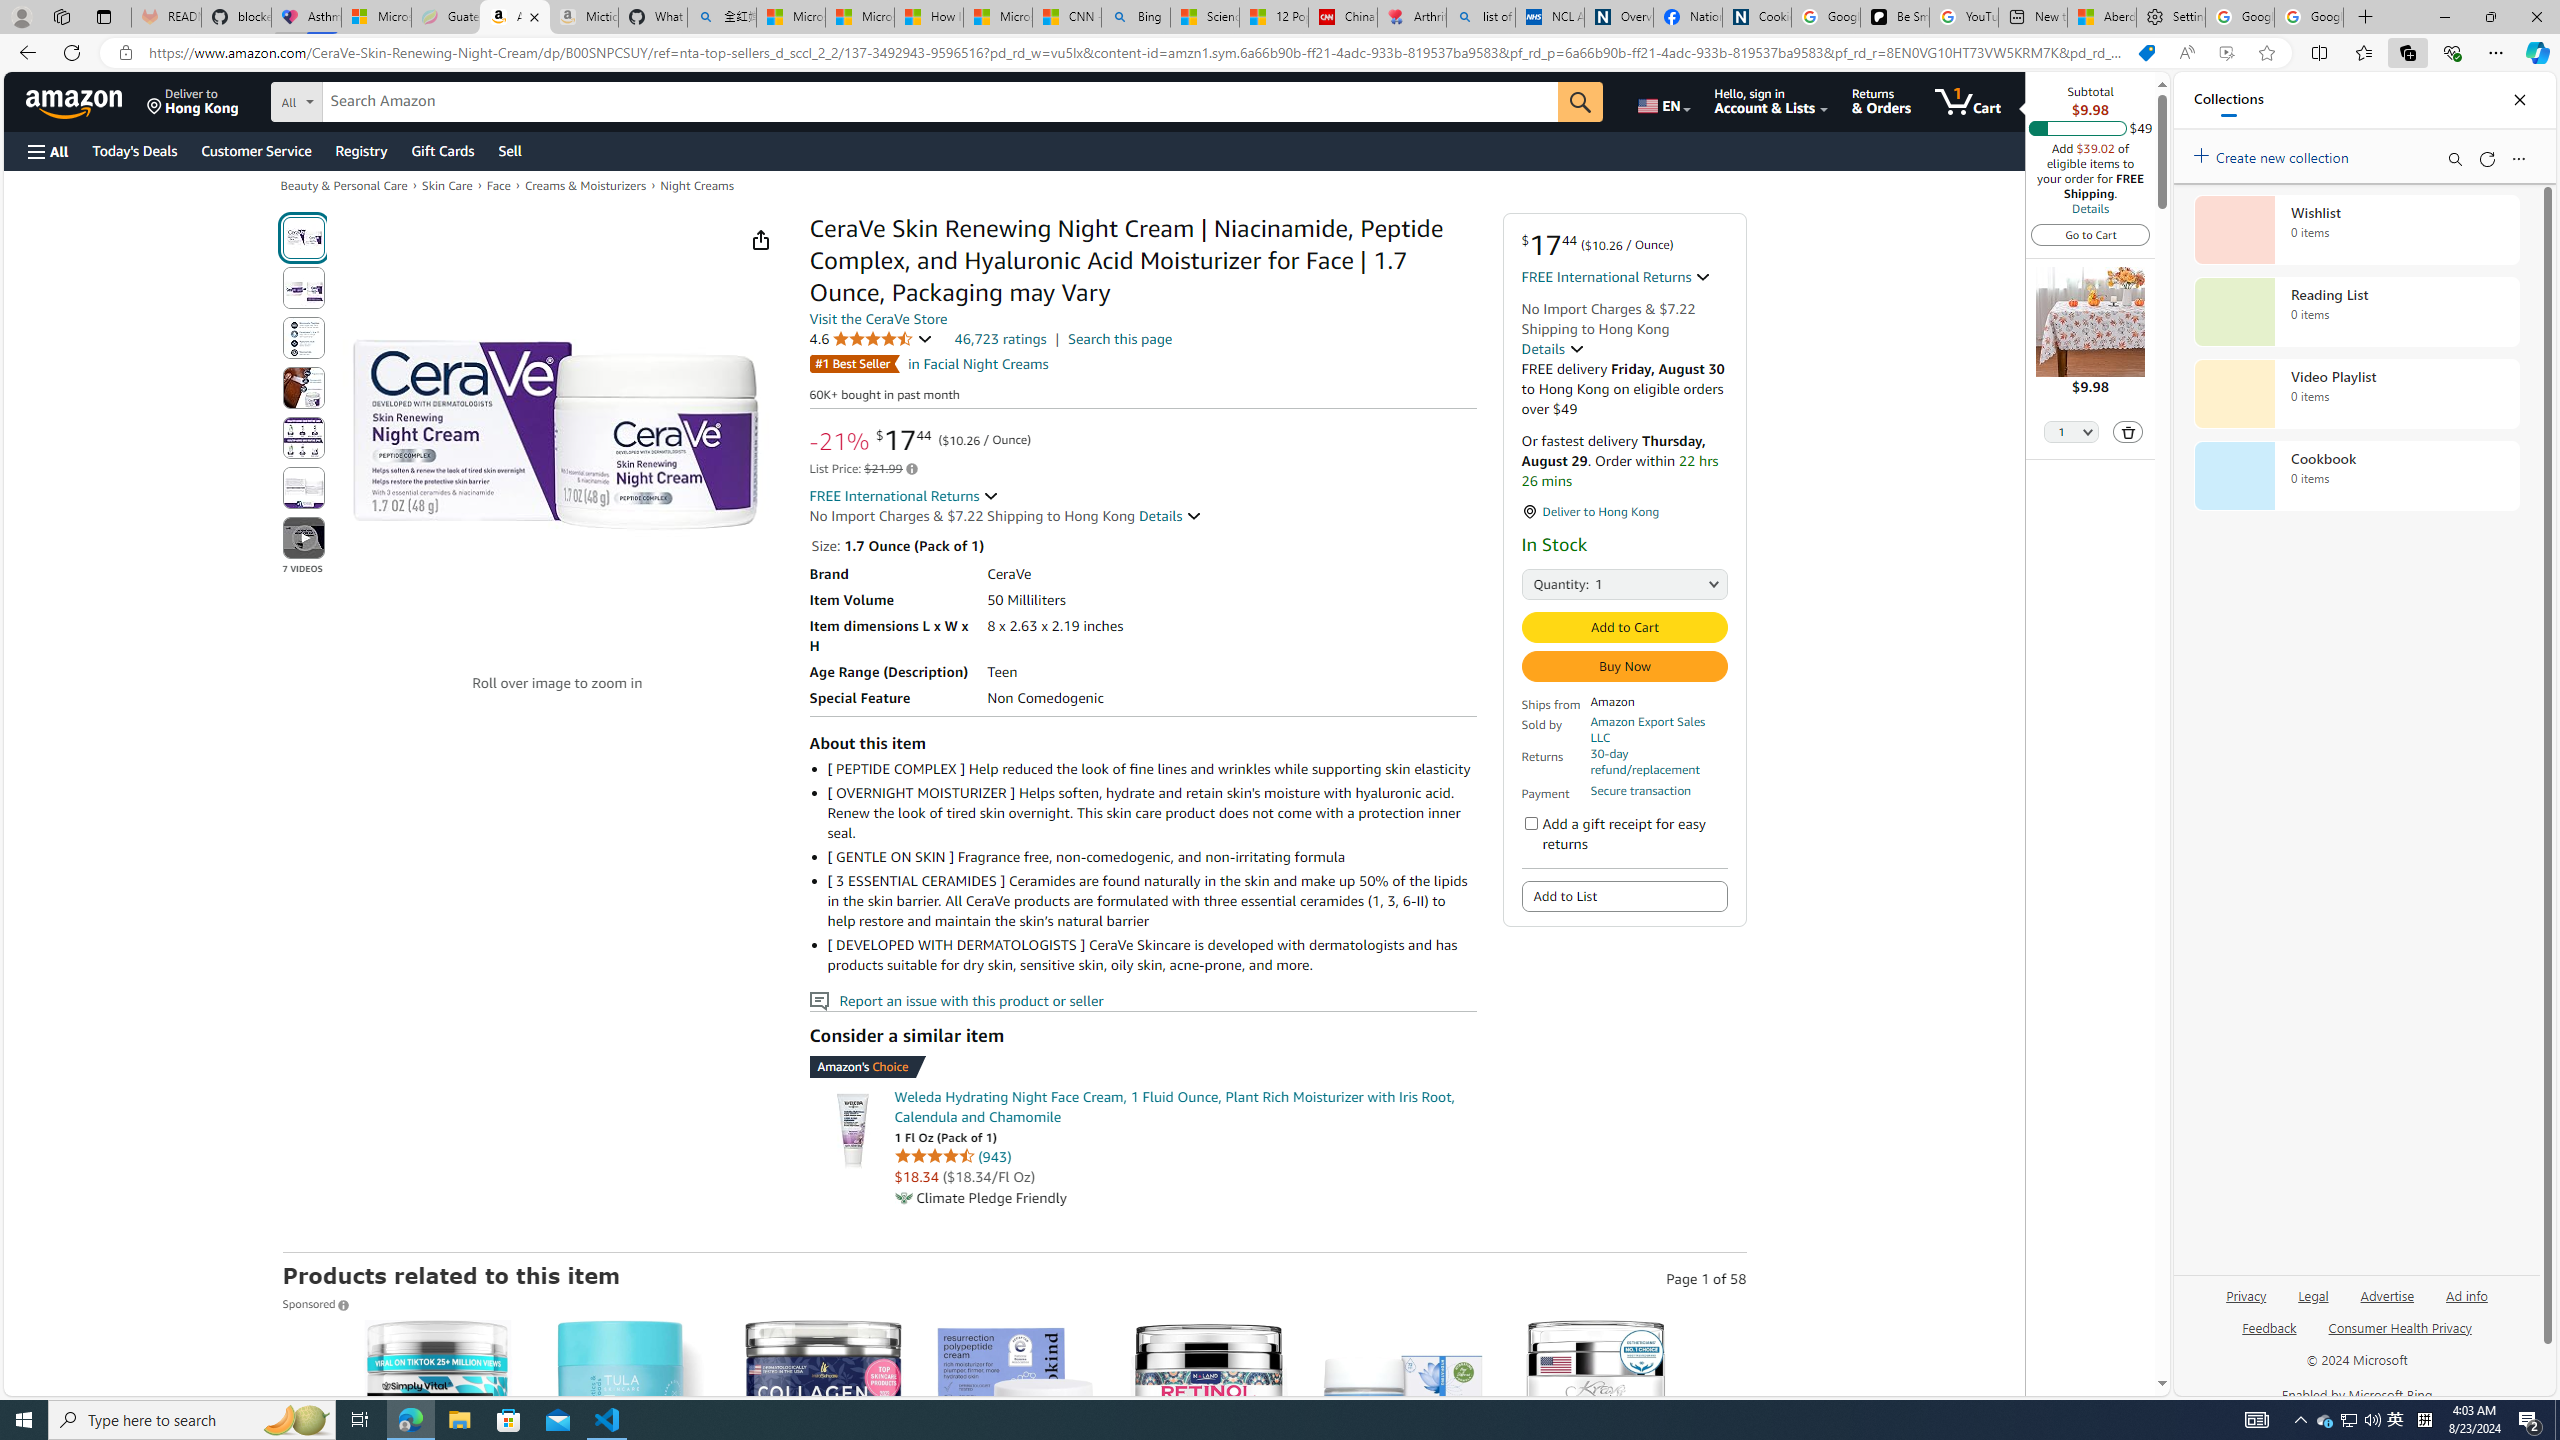 The image size is (2560, 1440). I want to click on 'Learn more about Amazon pricing and savings', so click(912, 468).